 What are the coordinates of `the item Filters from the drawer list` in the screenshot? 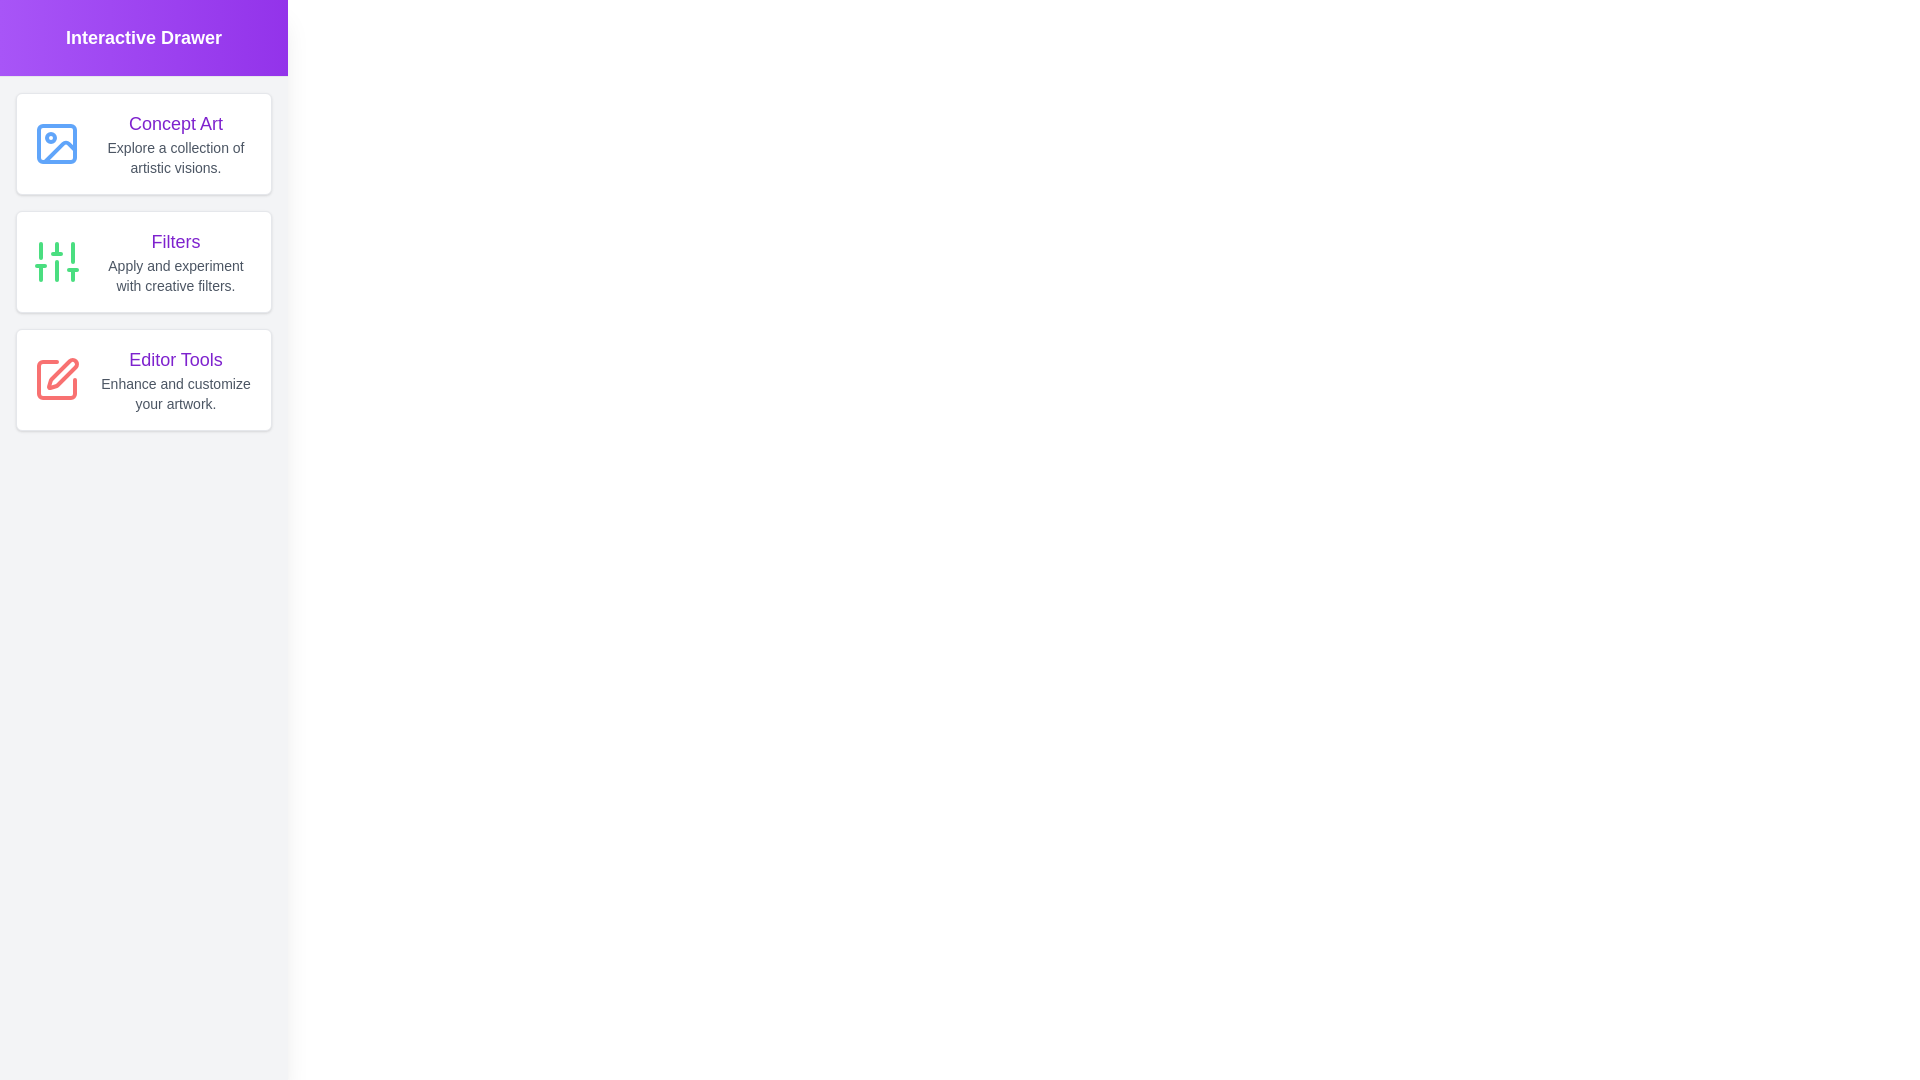 It's located at (143, 261).